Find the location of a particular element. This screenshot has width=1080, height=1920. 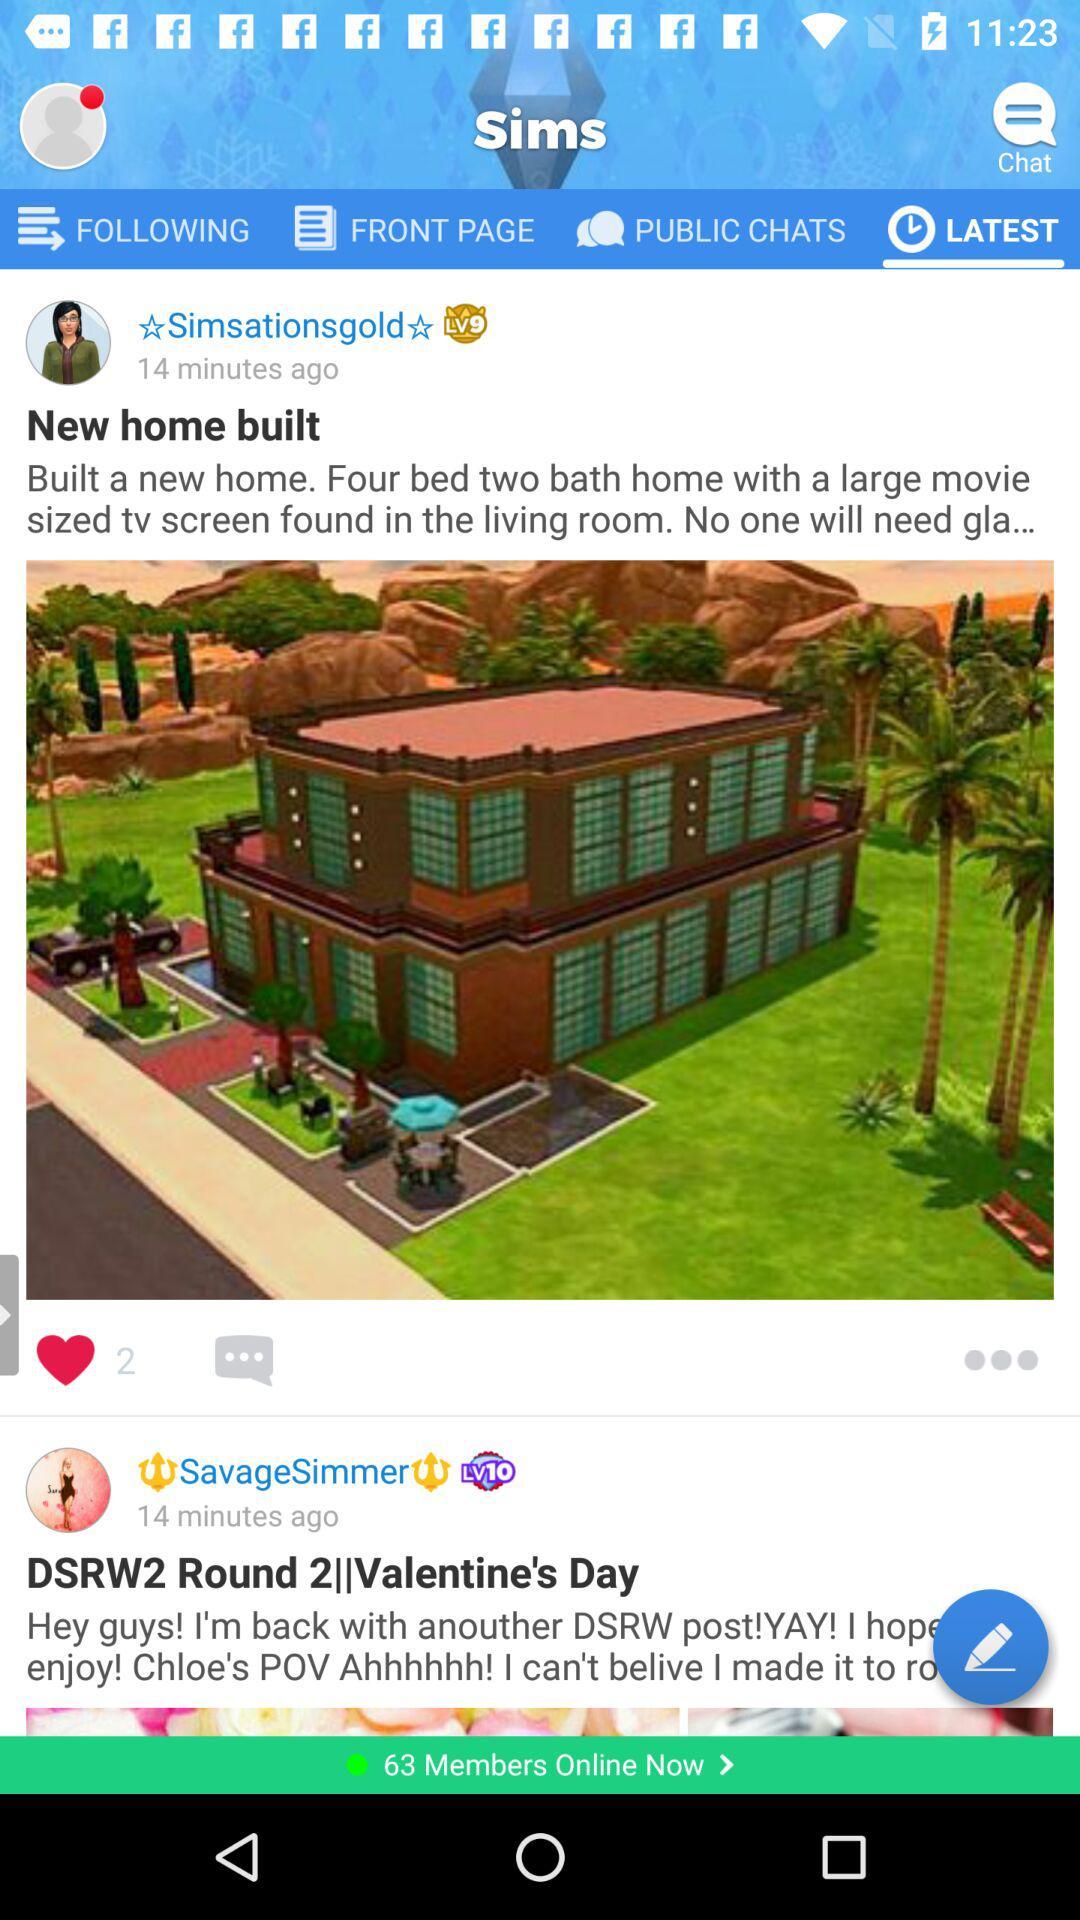

to write something is located at coordinates (990, 1646).